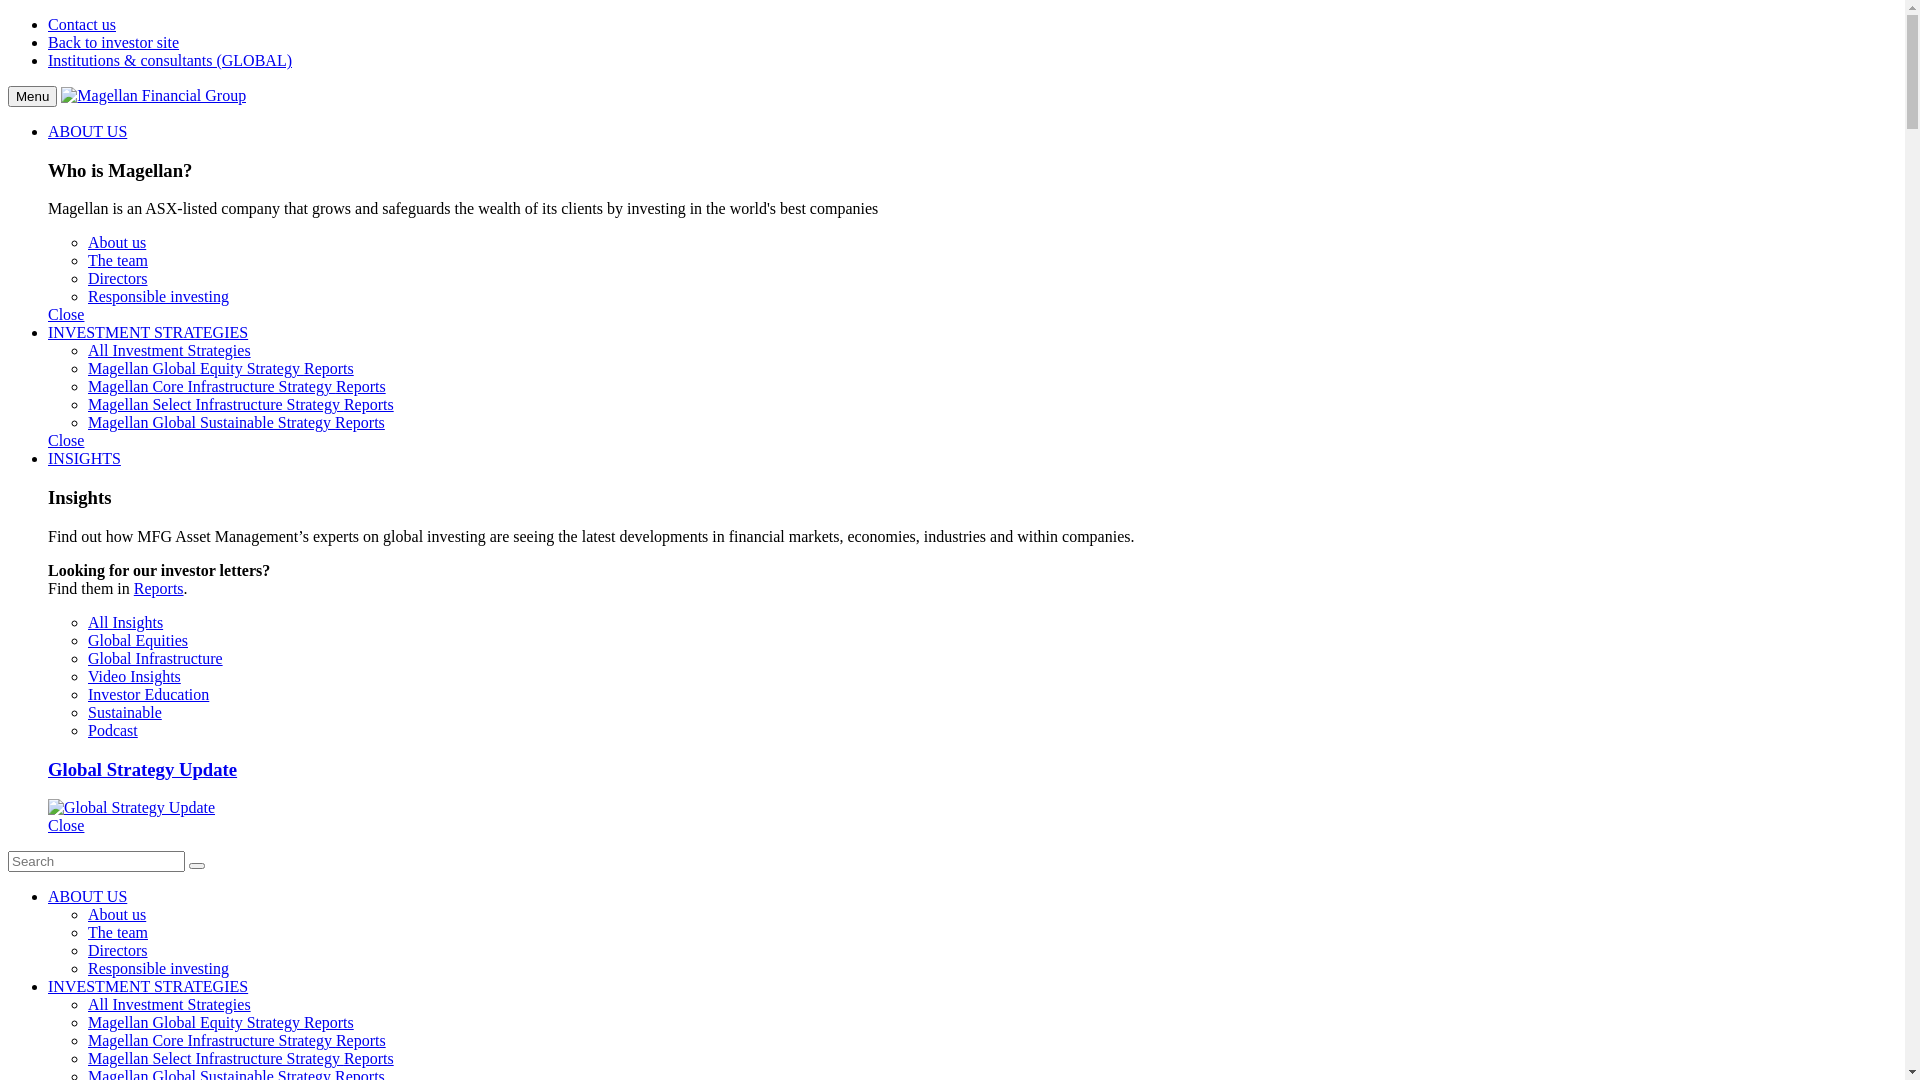 The image size is (1920, 1080). What do you see at coordinates (80, 24) in the screenshot?
I see `'Contact us'` at bounding box center [80, 24].